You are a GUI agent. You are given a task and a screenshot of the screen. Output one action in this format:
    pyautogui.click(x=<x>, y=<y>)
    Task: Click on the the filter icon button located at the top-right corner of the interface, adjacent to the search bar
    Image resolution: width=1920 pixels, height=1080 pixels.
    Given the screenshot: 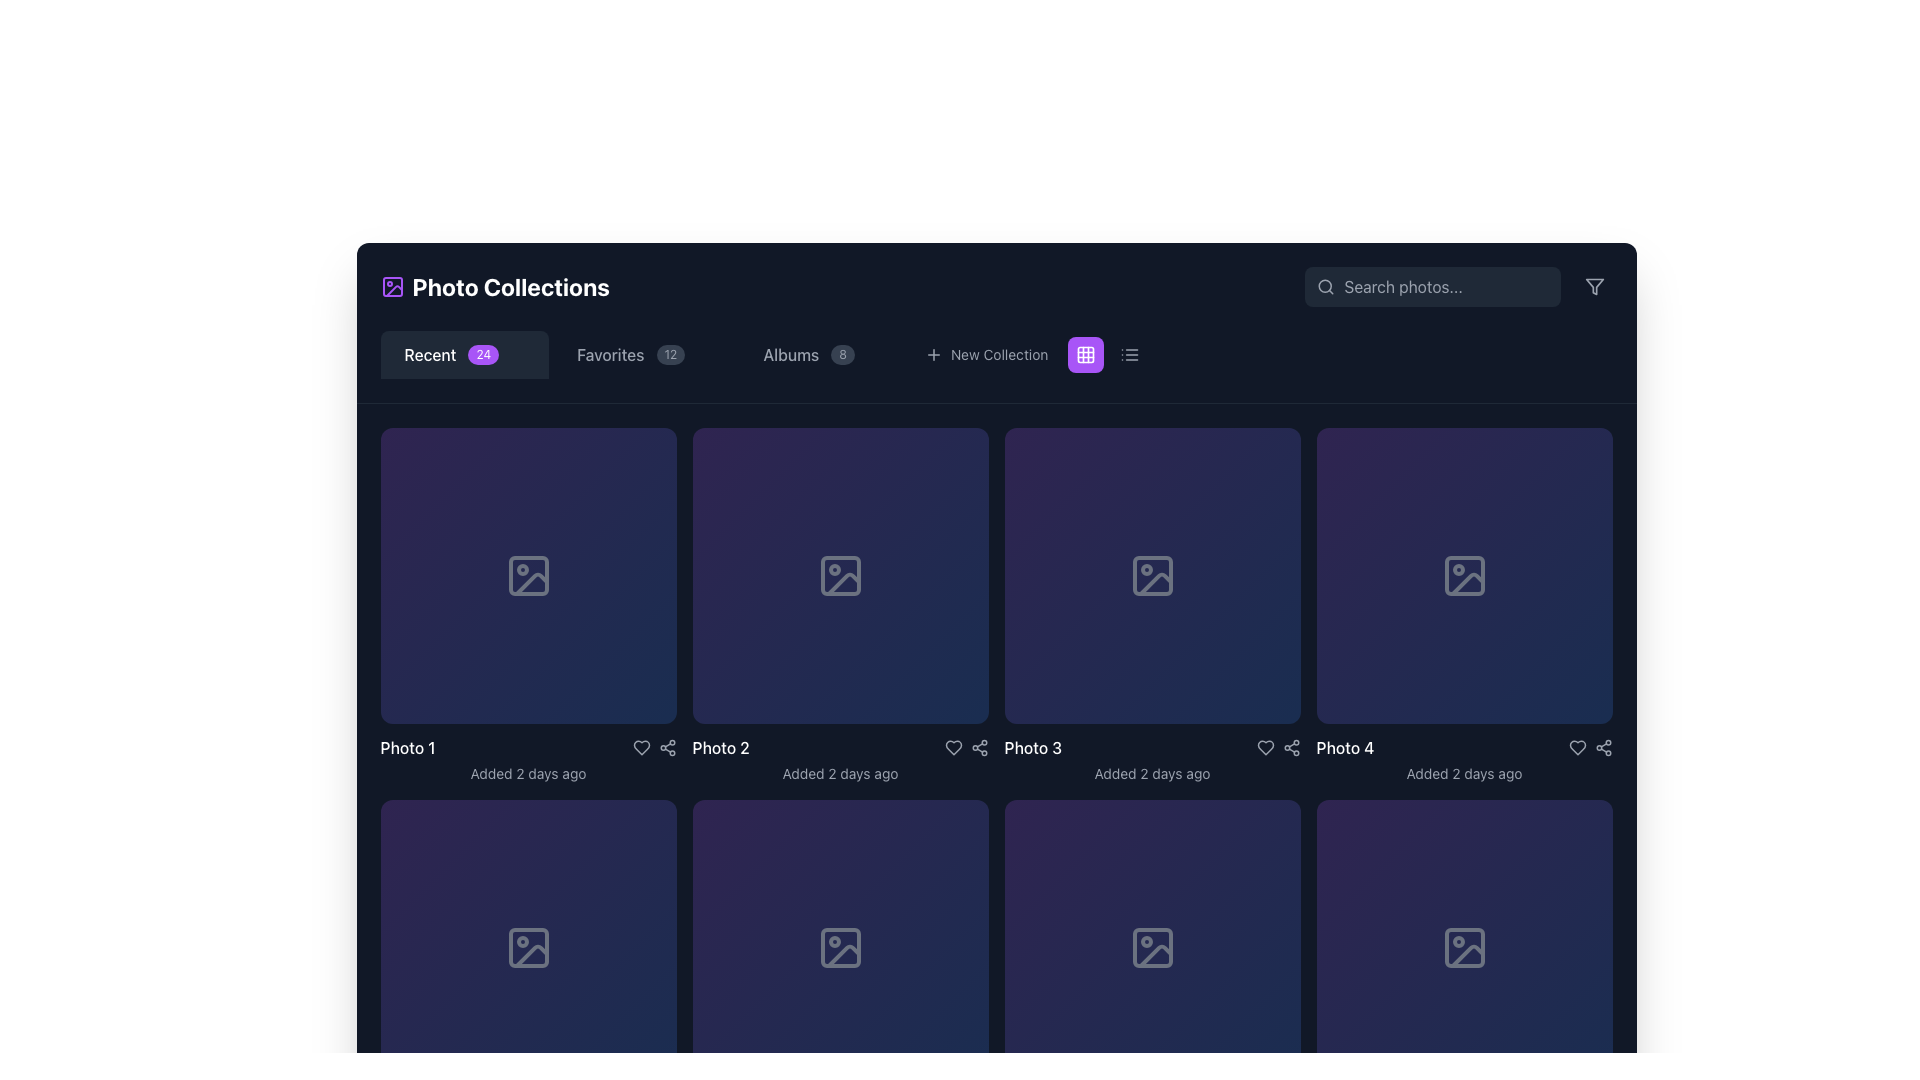 What is the action you would take?
    pyautogui.click(x=1593, y=286)
    